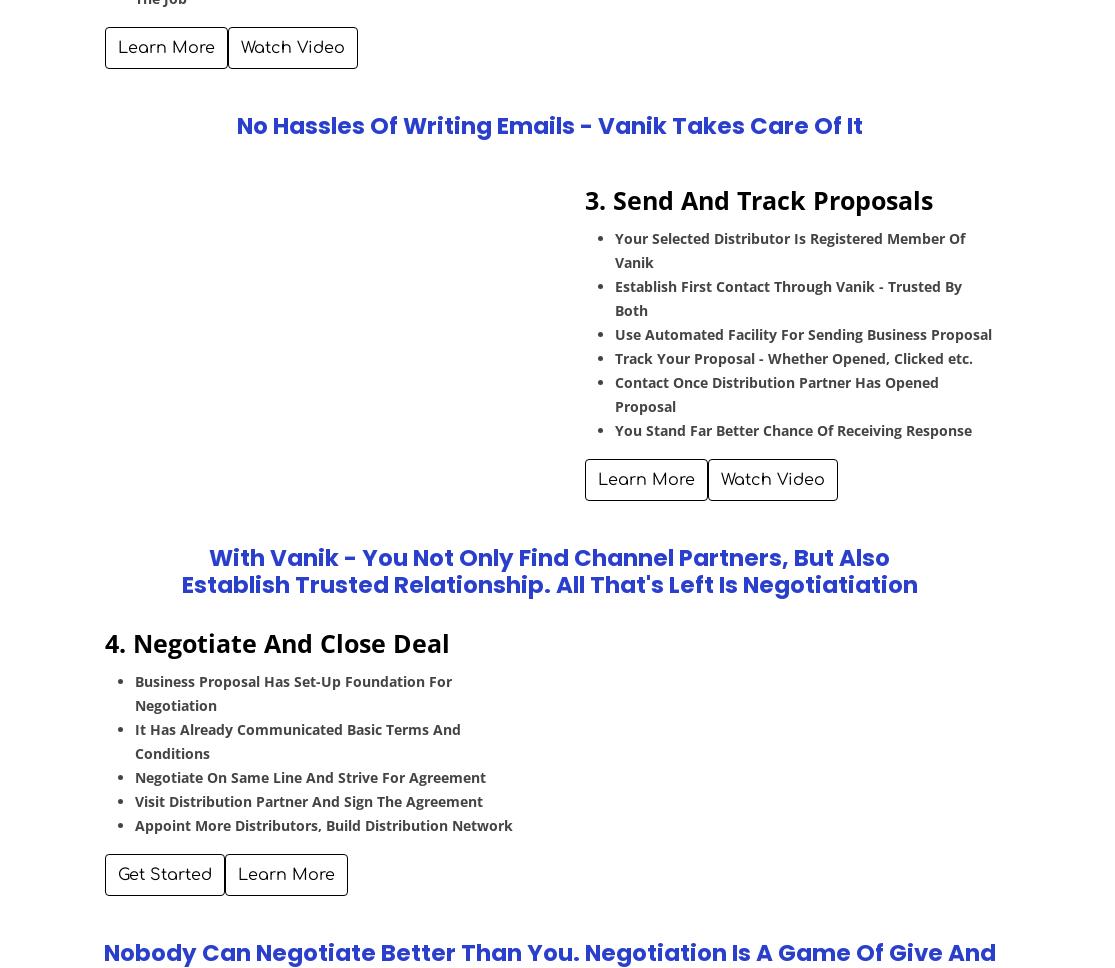 The width and height of the screenshot is (1115, 968). What do you see at coordinates (787, 296) in the screenshot?
I see `'Establish First Contact Through Vanik - Trusted By Both'` at bounding box center [787, 296].